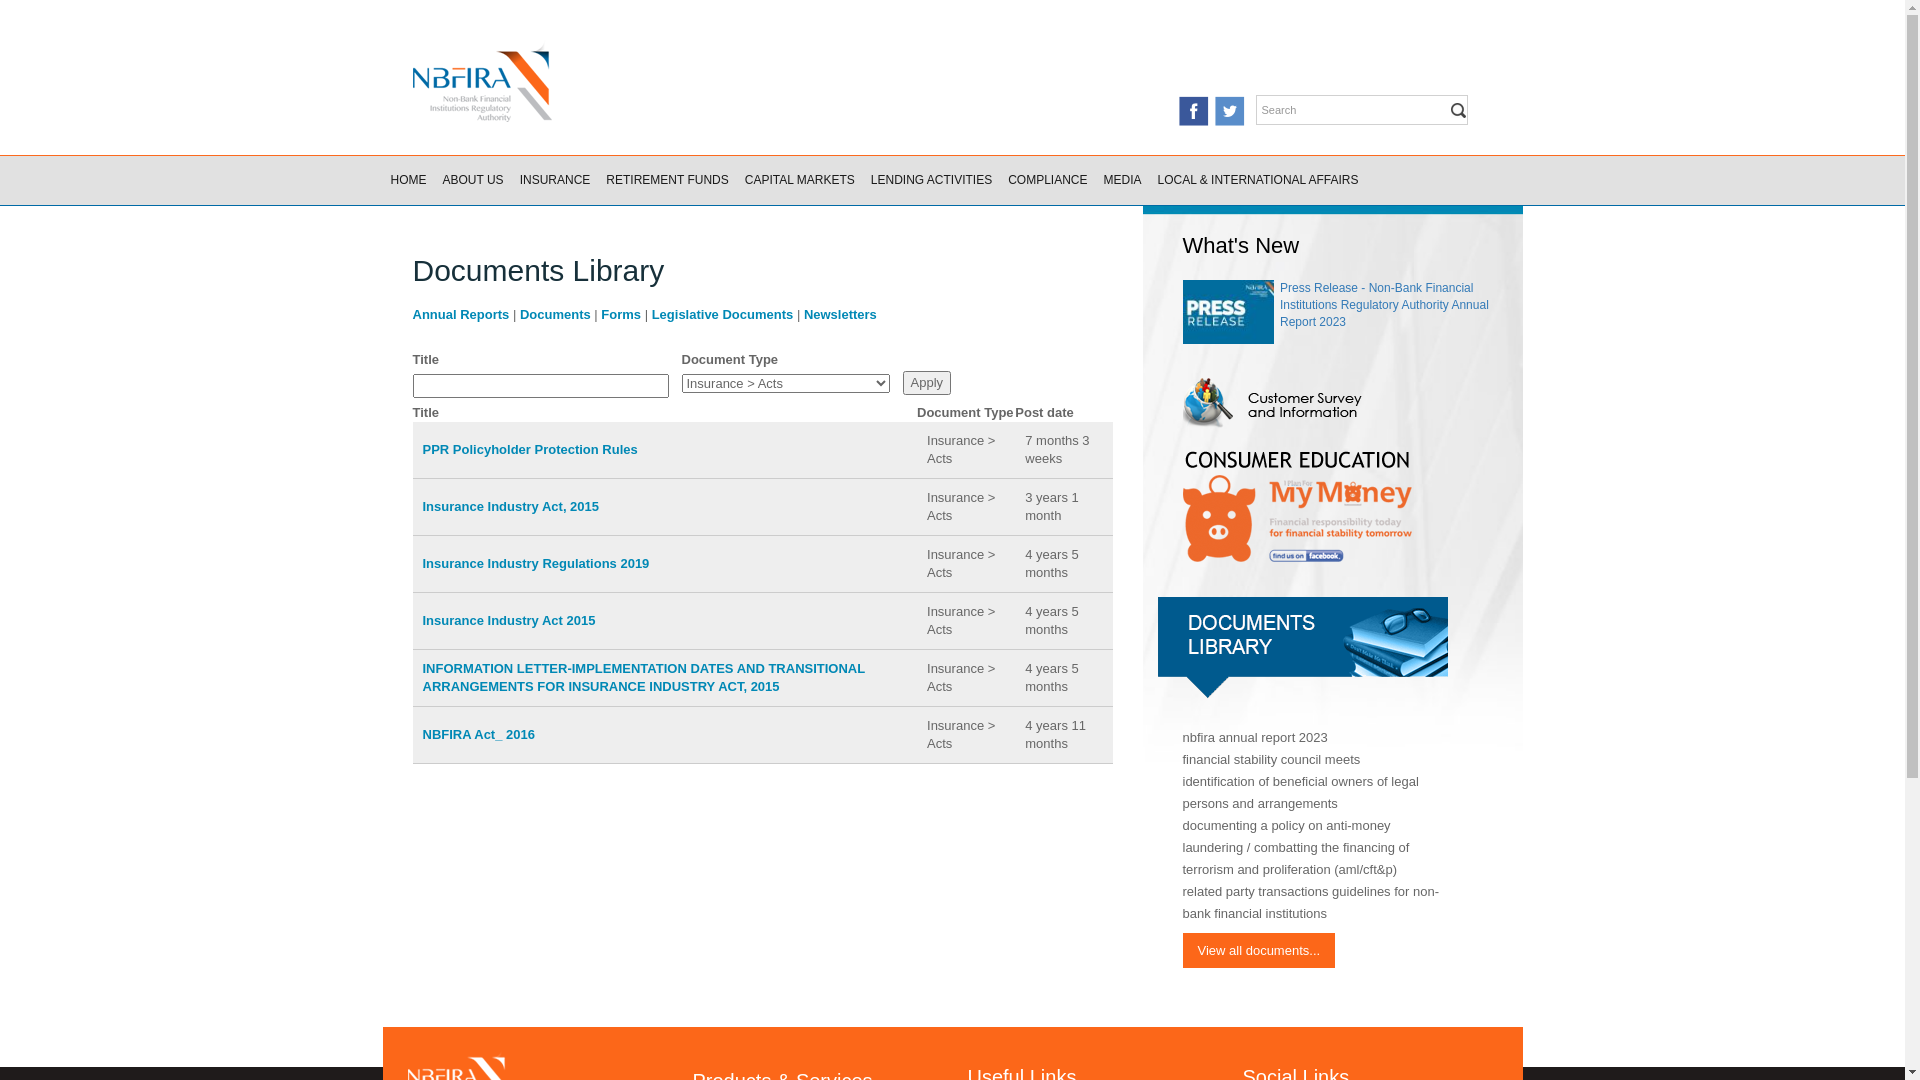 The height and width of the screenshot is (1080, 1920). Describe the element at coordinates (1181, 737) in the screenshot. I see `'nbfira annual report 2023'` at that location.